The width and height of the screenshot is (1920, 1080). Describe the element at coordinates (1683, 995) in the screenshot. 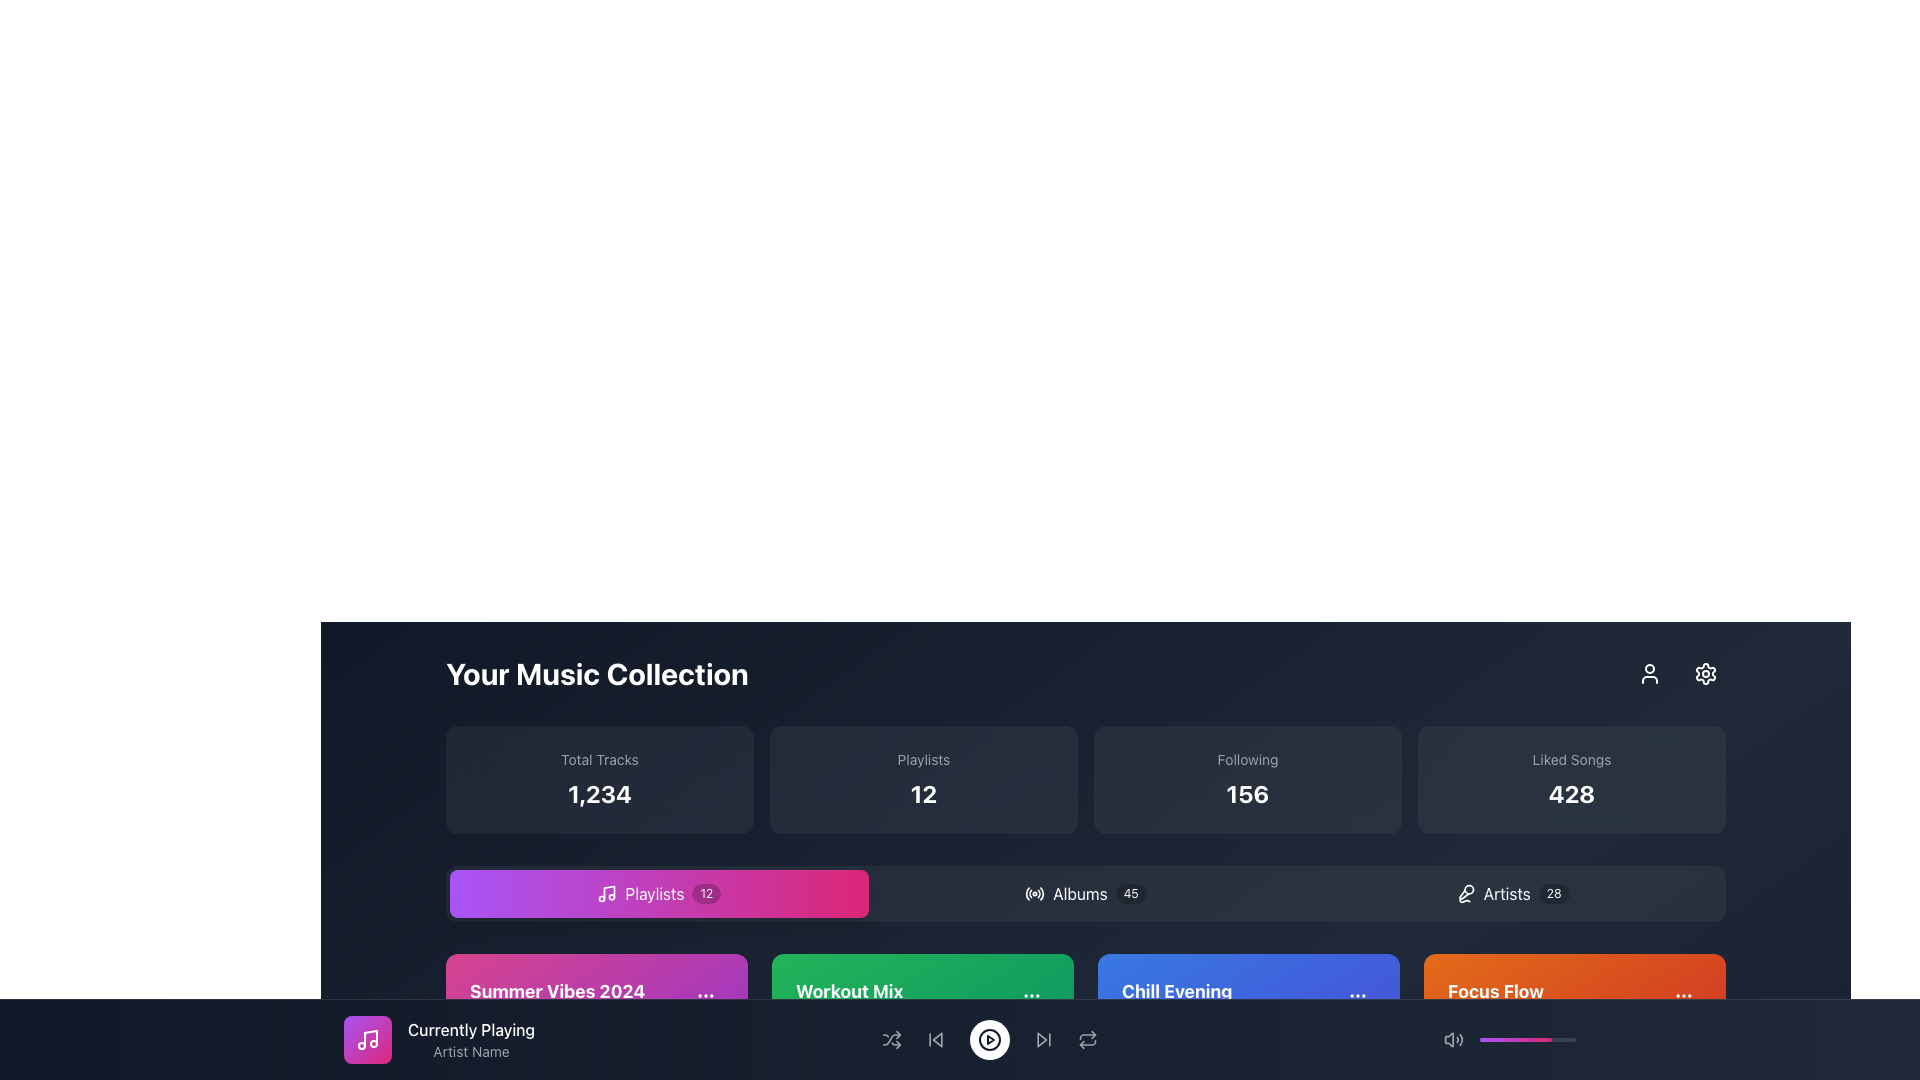

I see `the central dot of the ellipsis icon` at that location.